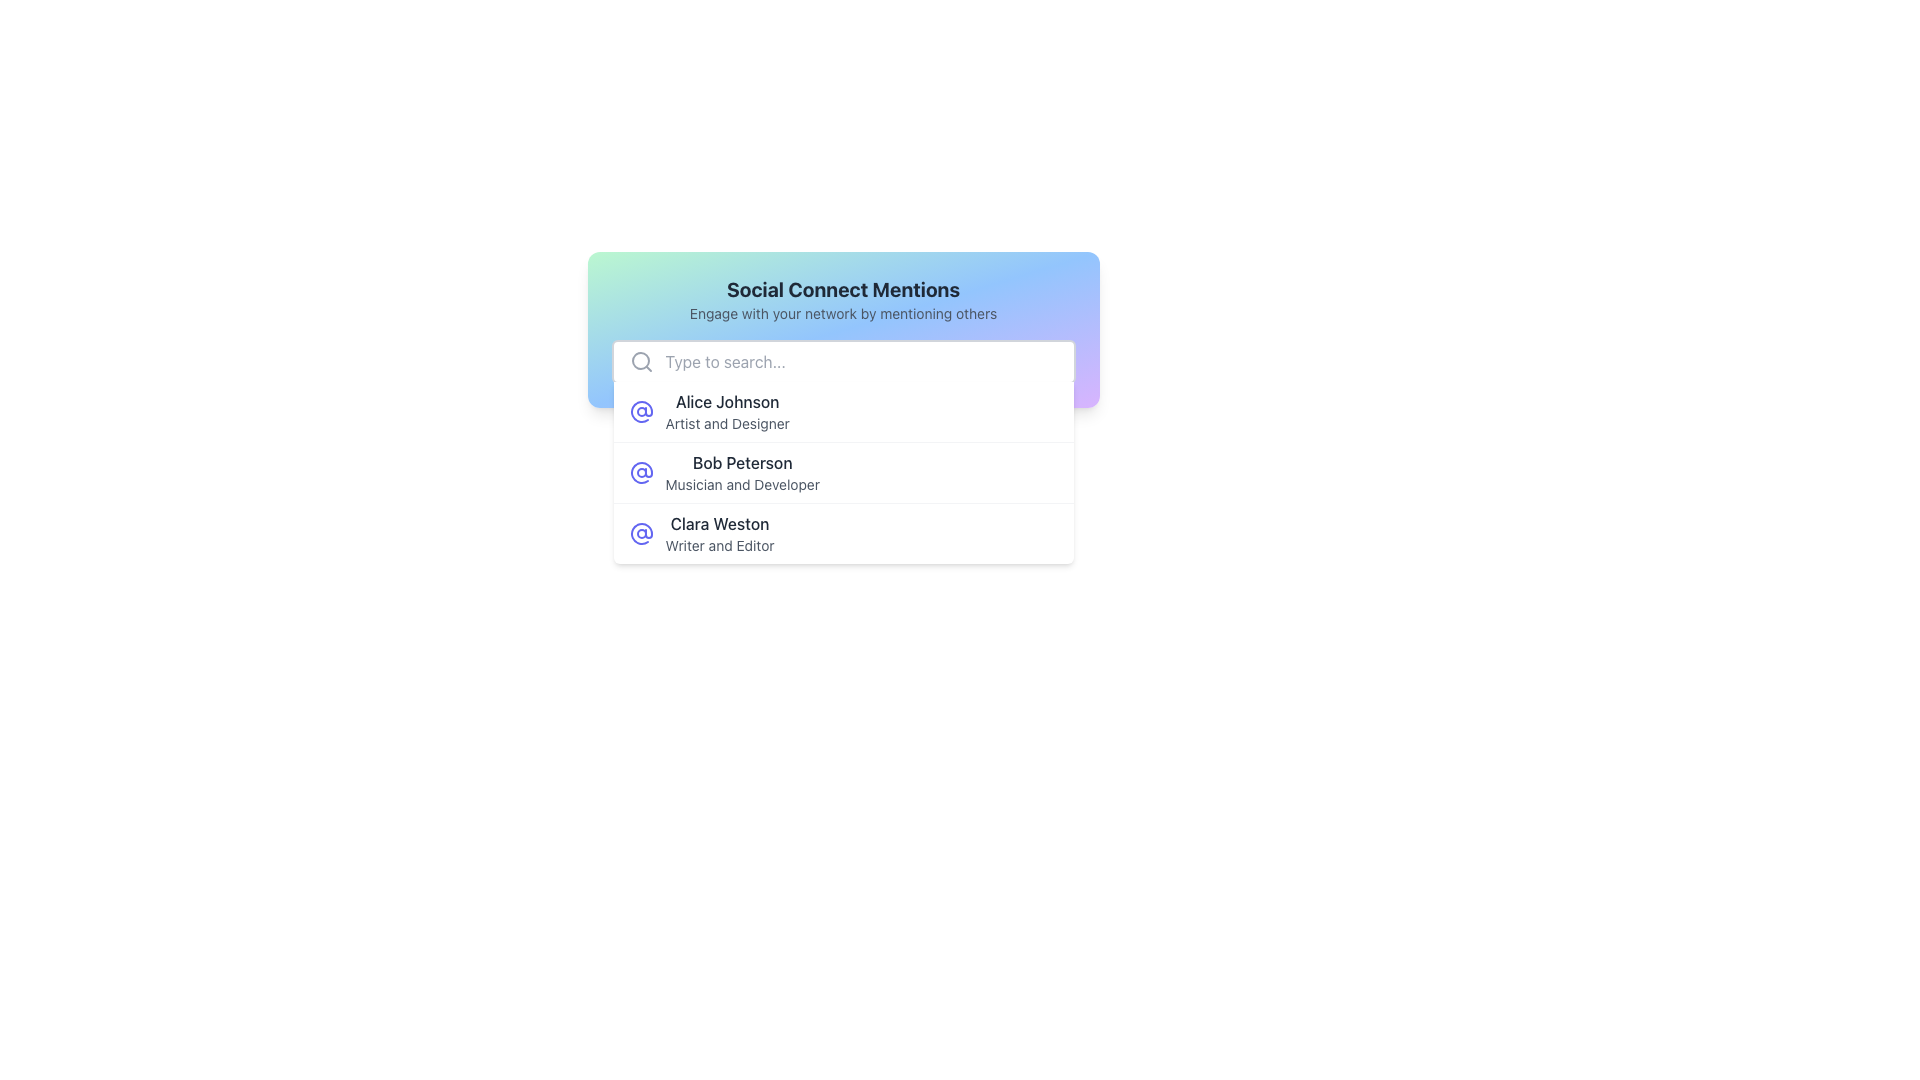 The width and height of the screenshot is (1920, 1080). I want to click on the first item in the dropdown menu, so click(843, 411).